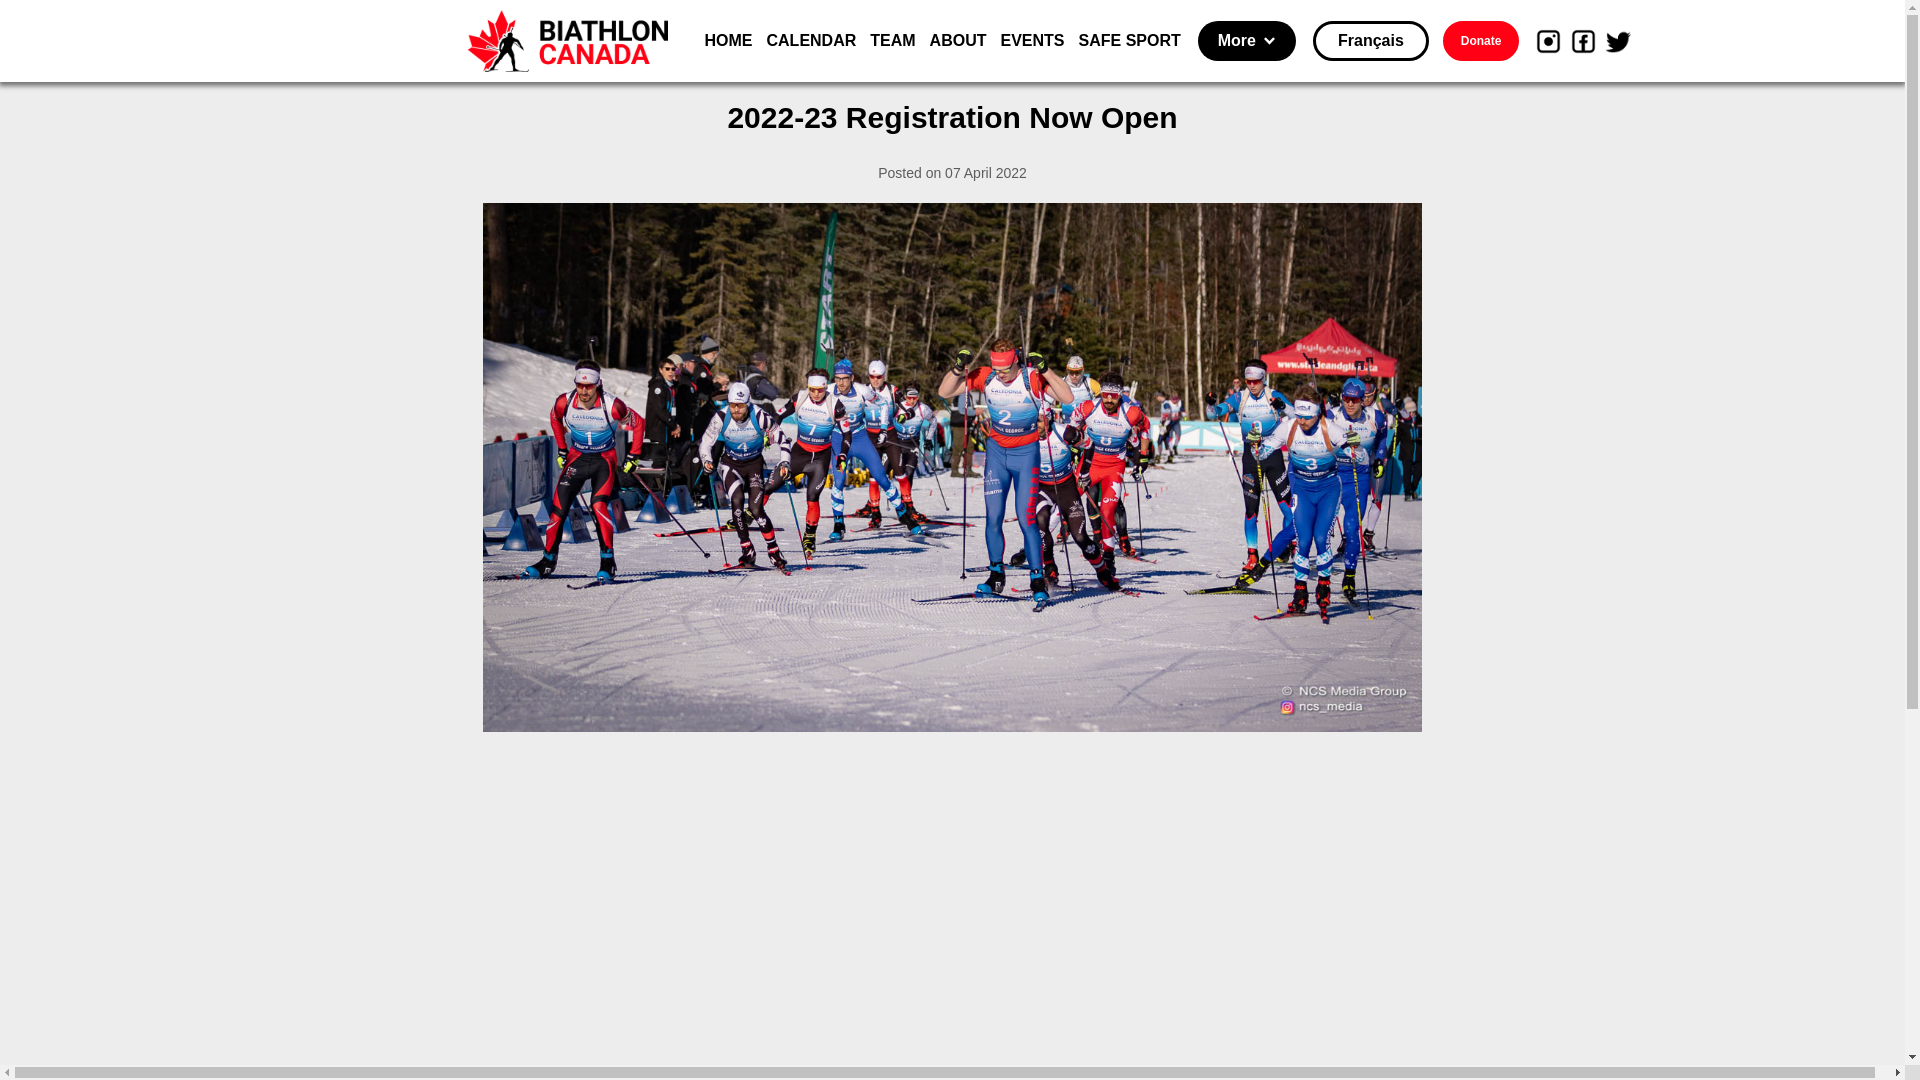  What do you see at coordinates (704, 41) in the screenshot?
I see `'HOME'` at bounding box center [704, 41].